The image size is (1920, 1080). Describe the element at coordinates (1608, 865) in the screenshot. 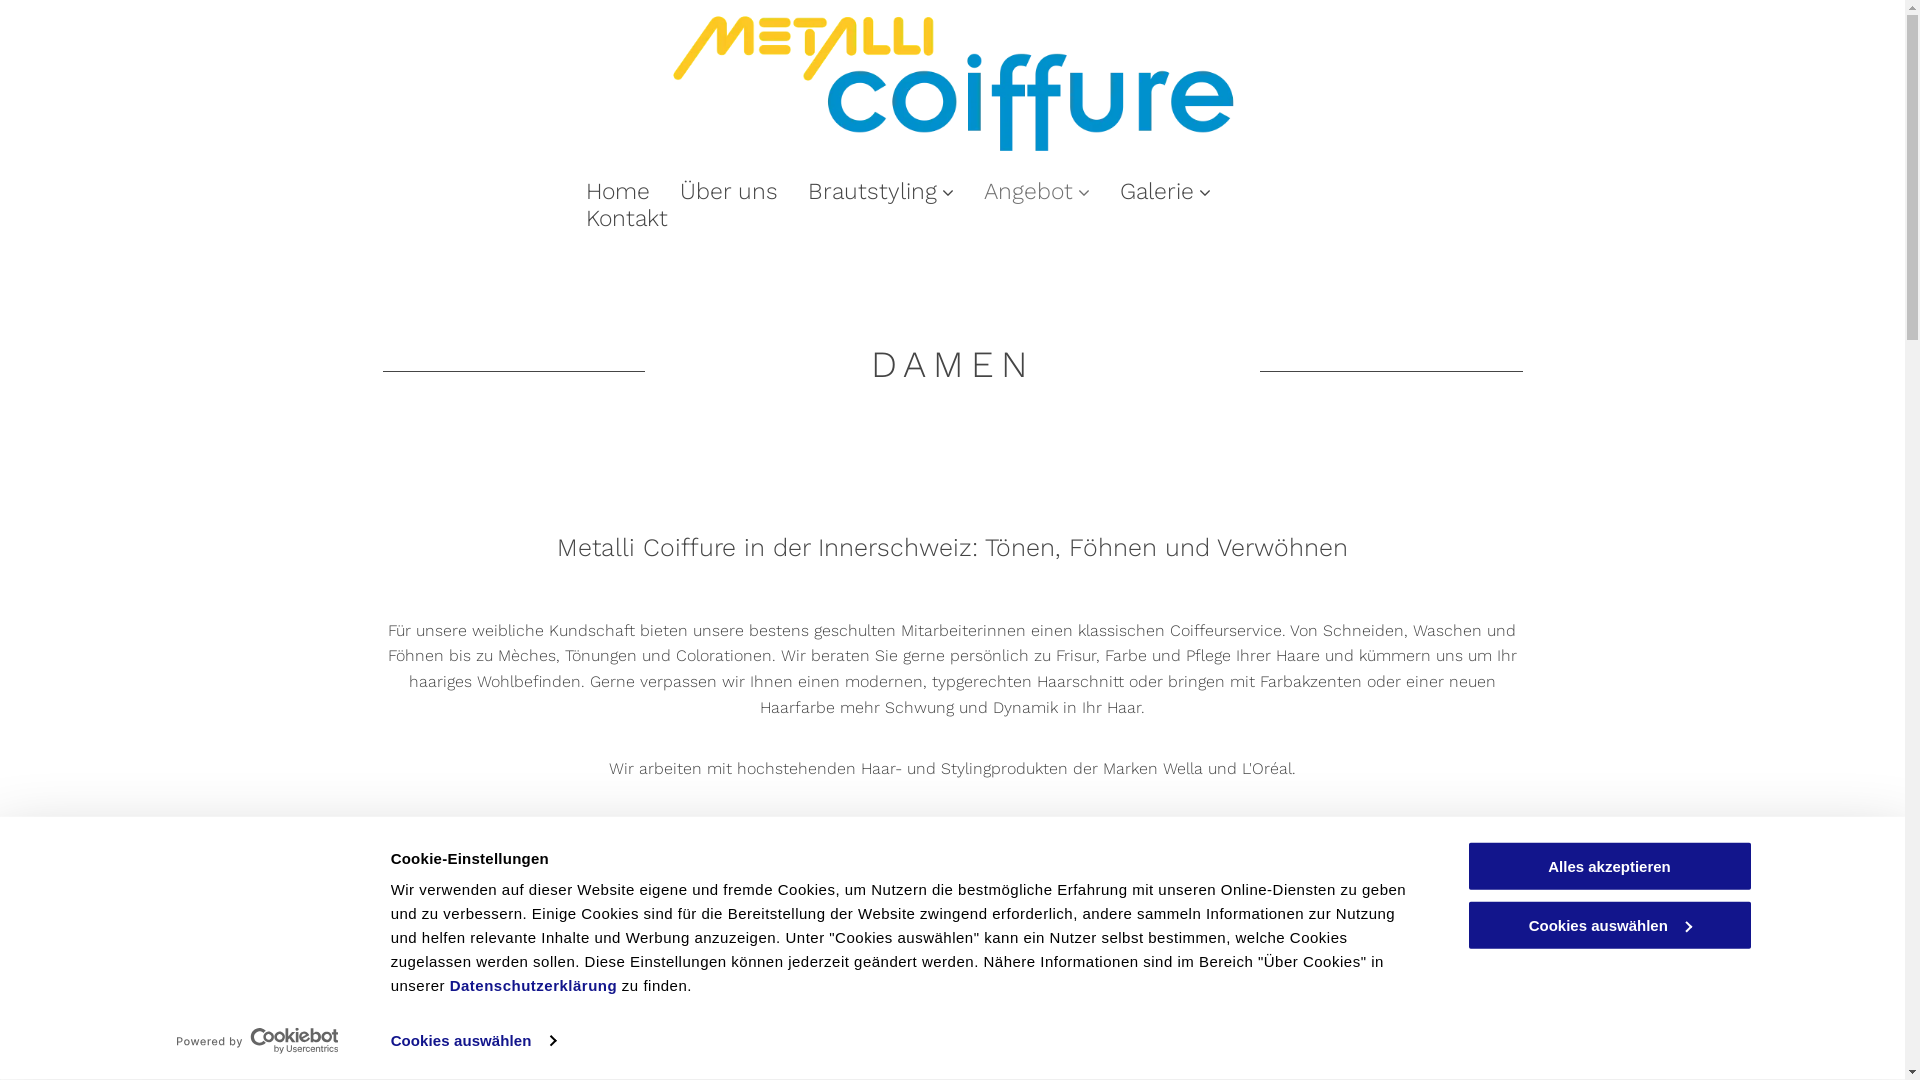

I see `'Alles akzeptieren'` at that location.